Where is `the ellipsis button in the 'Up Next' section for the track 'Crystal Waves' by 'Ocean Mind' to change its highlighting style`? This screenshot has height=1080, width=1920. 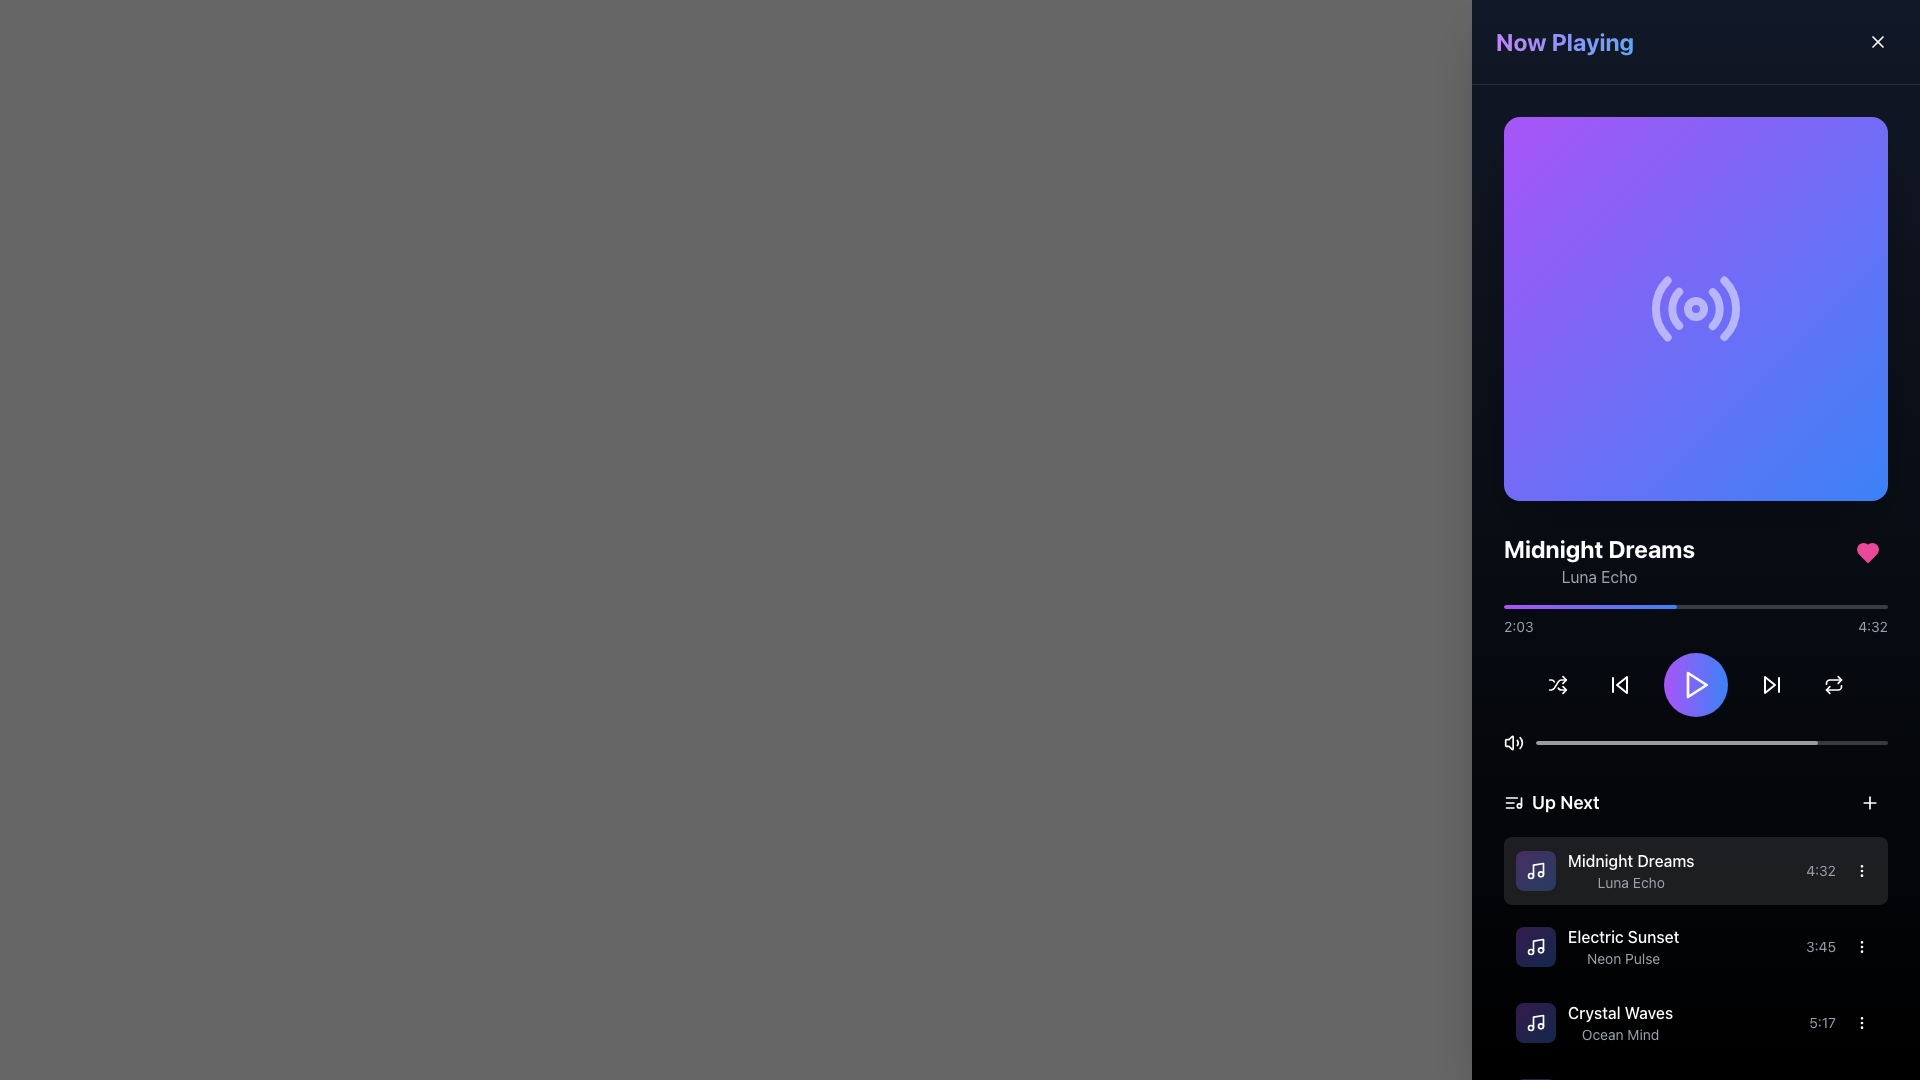
the ellipsis button in the 'Up Next' section for the track 'Crystal Waves' by 'Ocean Mind' to change its highlighting style is located at coordinates (1861, 1022).